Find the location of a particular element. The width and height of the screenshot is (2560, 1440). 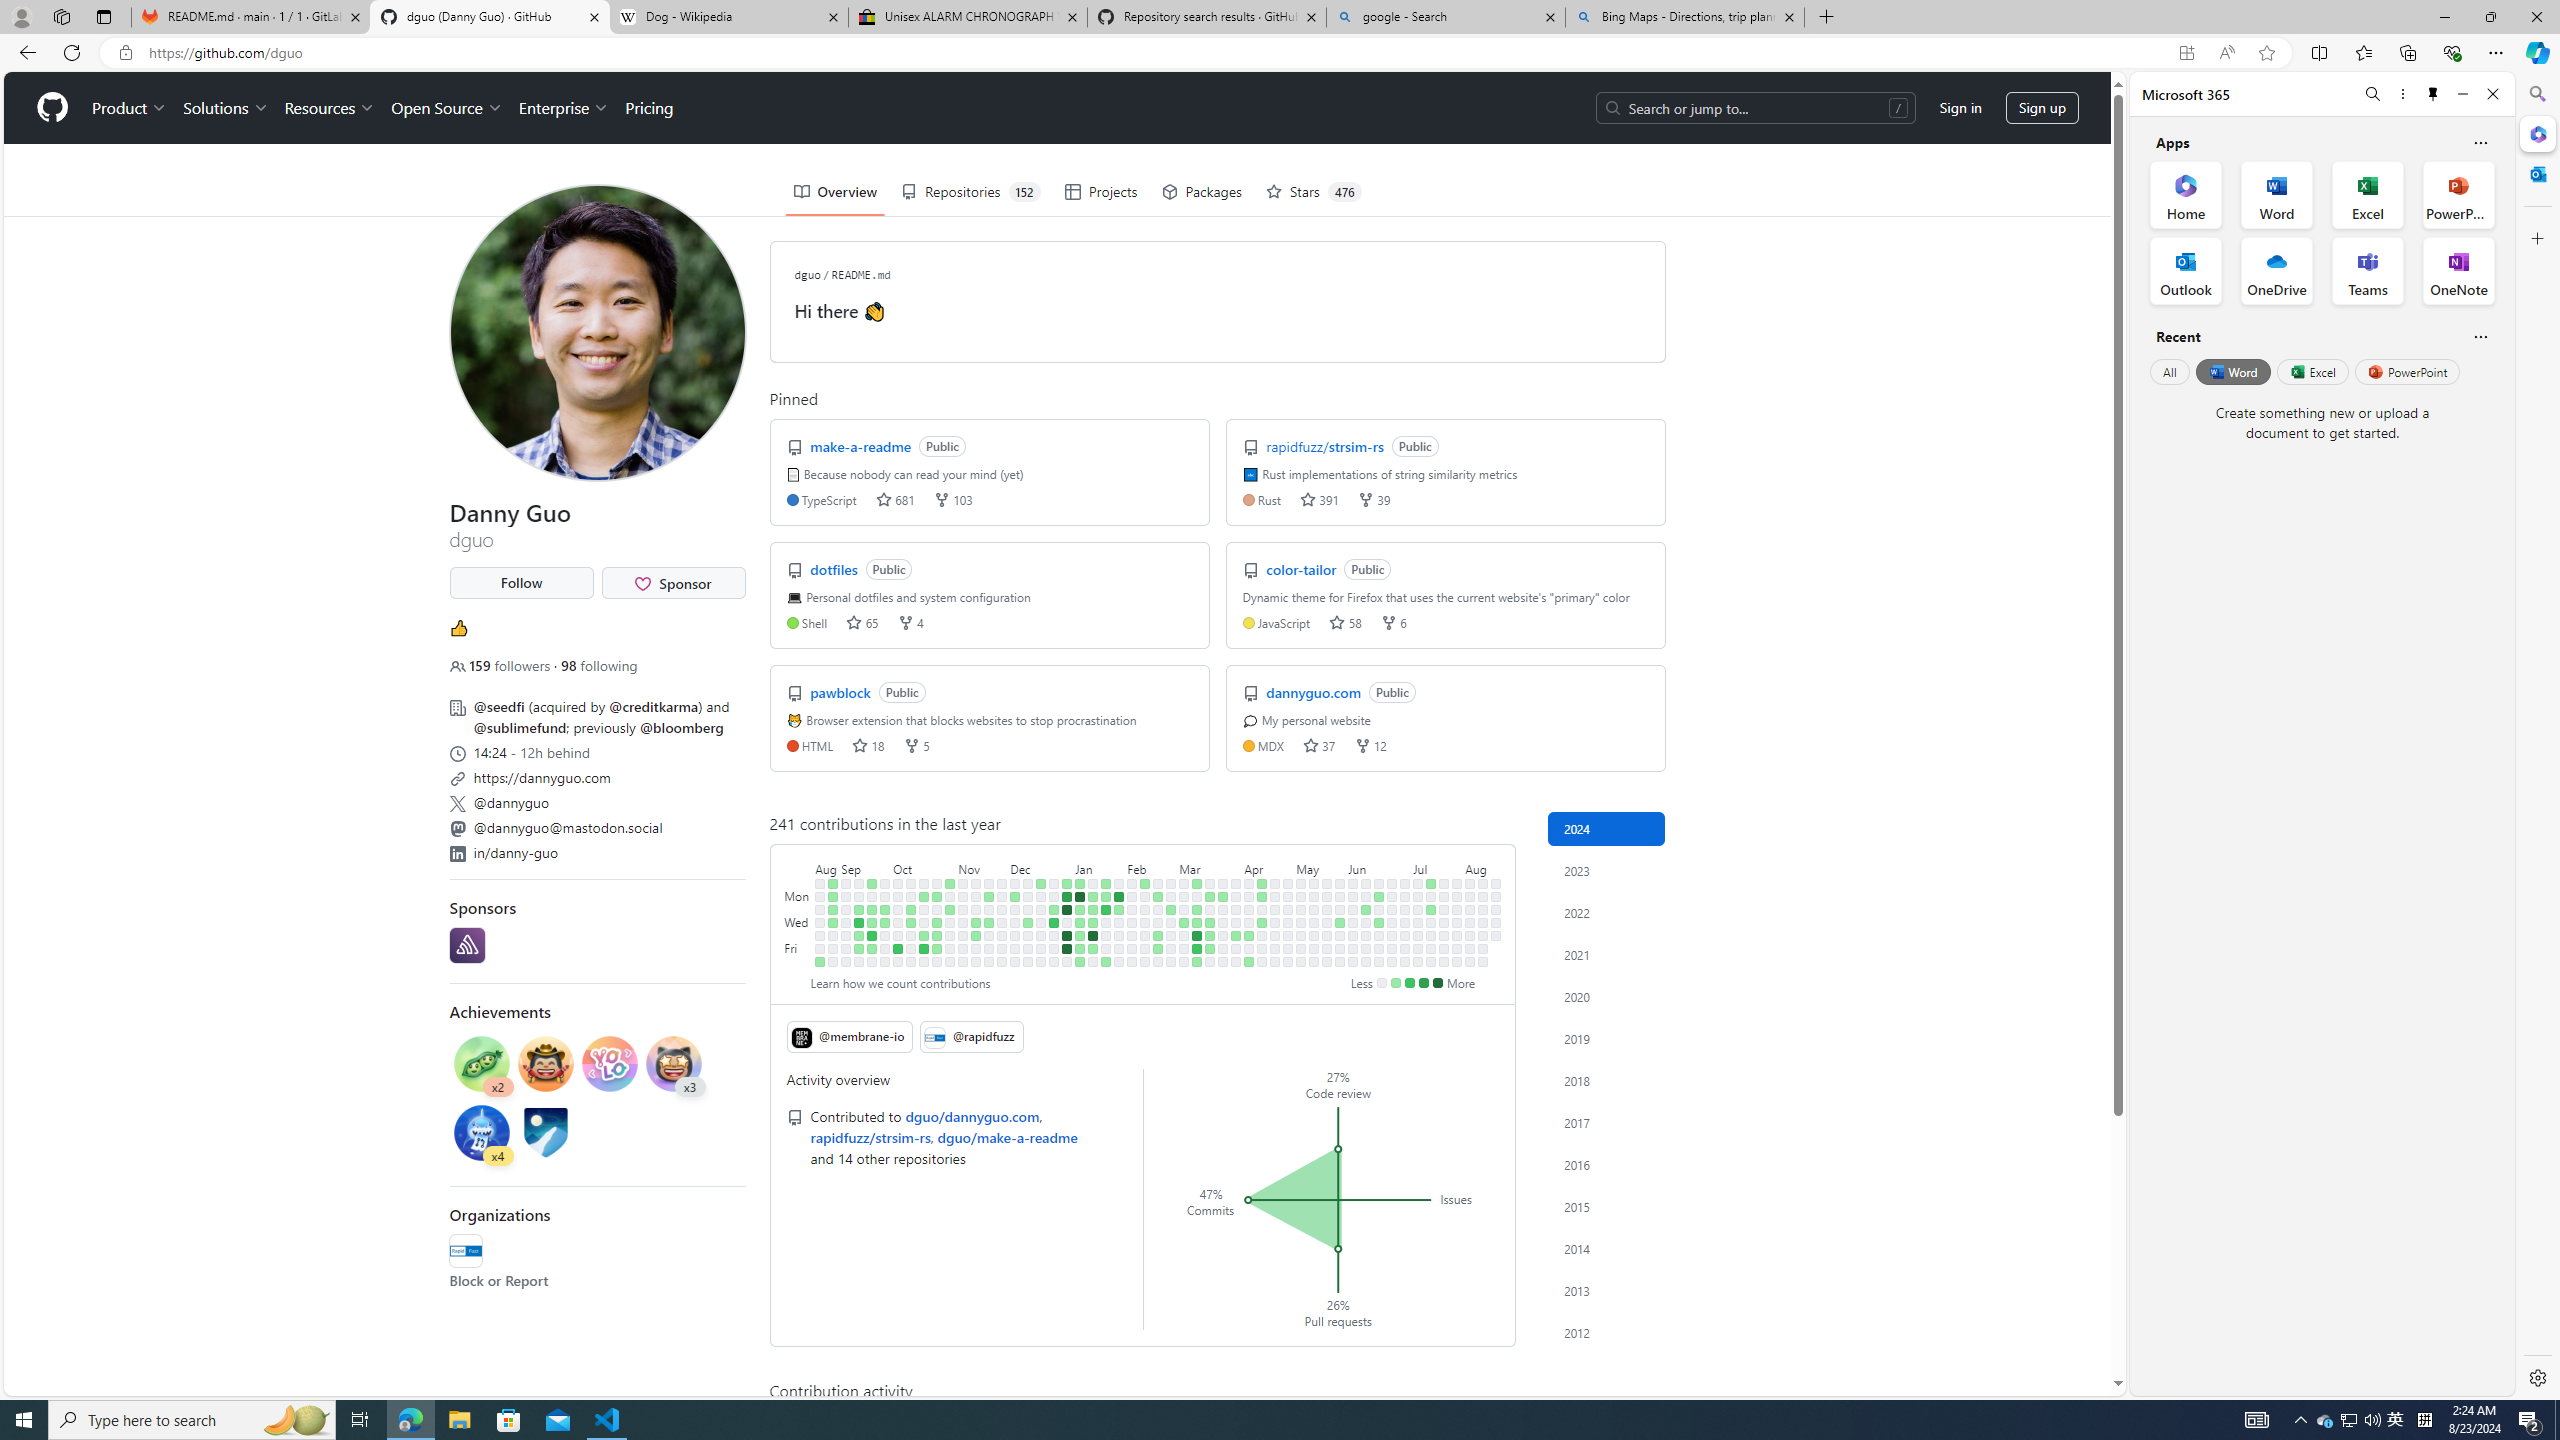

'4 contributions on December 27th.' is located at coordinates (1053, 922).